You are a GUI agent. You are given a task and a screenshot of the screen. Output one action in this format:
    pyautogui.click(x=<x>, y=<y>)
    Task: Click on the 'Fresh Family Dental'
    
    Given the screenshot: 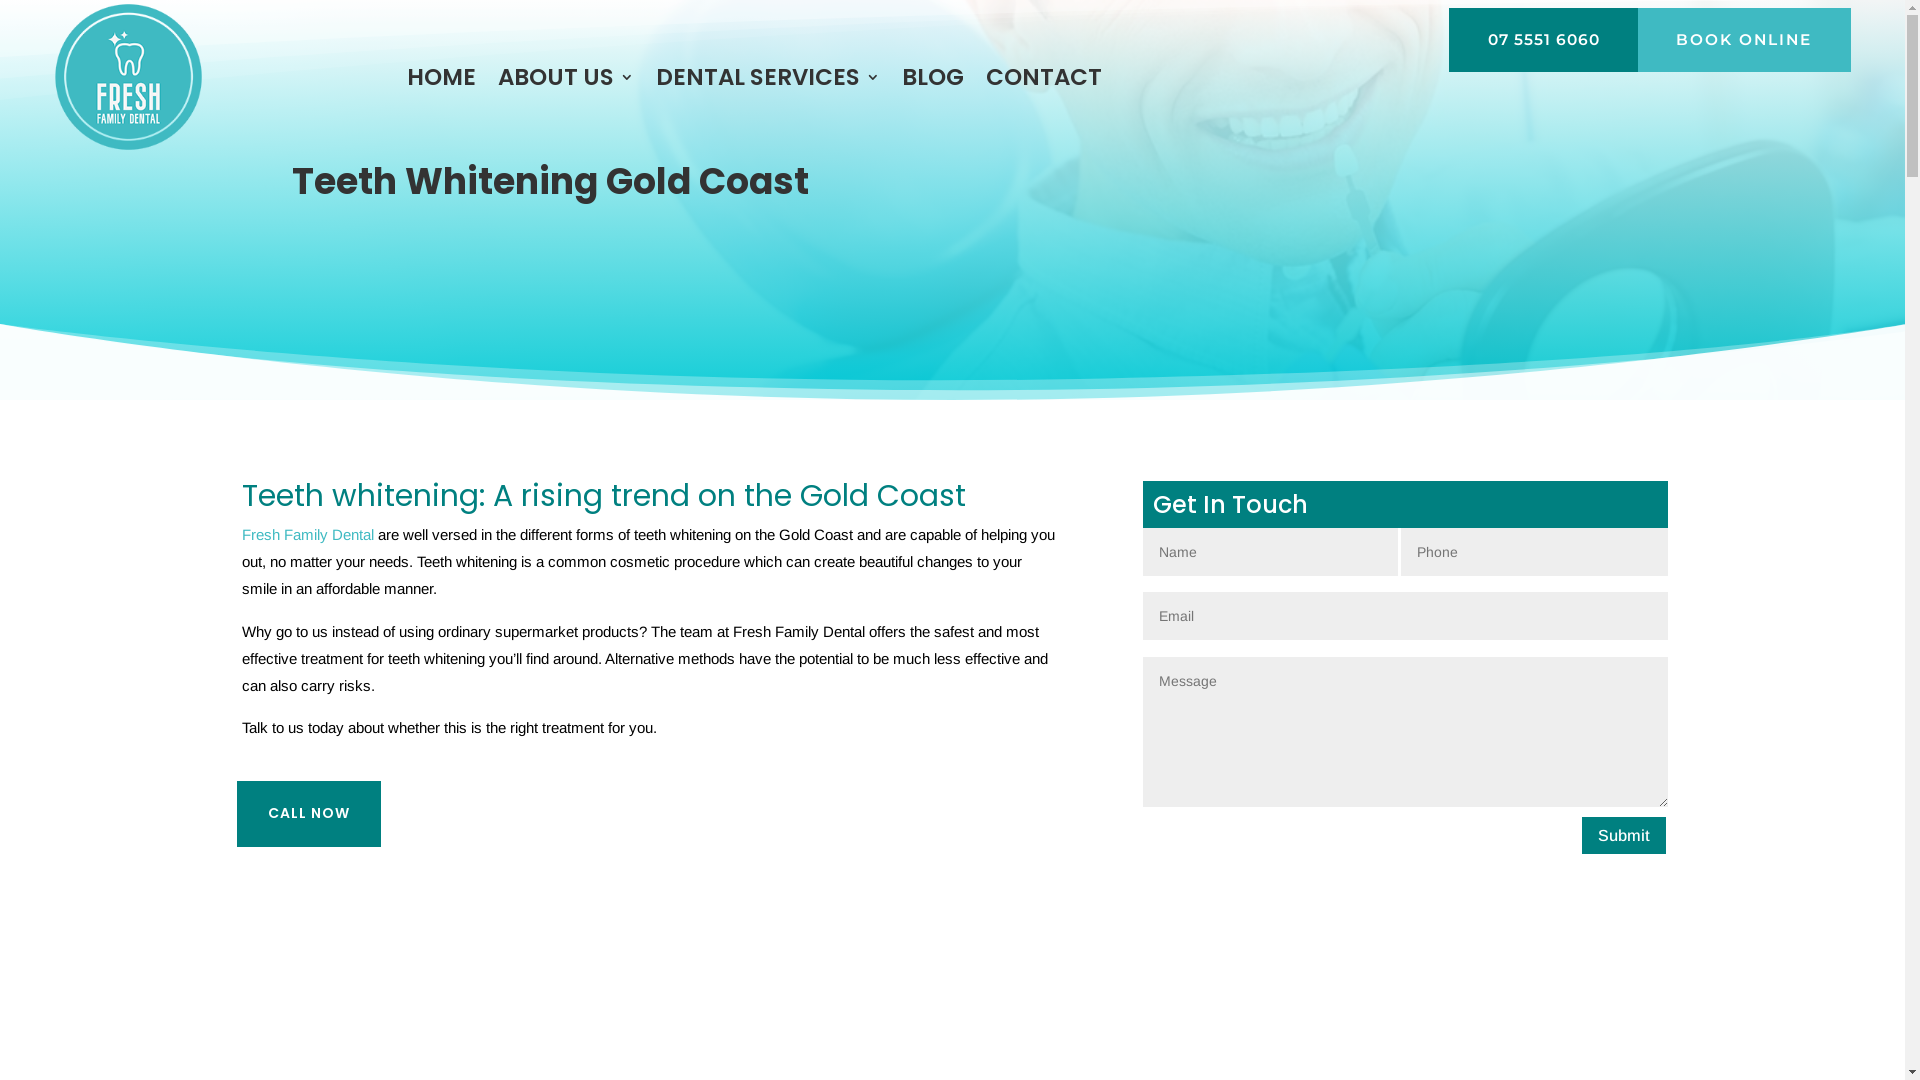 What is the action you would take?
    pyautogui.click(x=306, y=533)
    